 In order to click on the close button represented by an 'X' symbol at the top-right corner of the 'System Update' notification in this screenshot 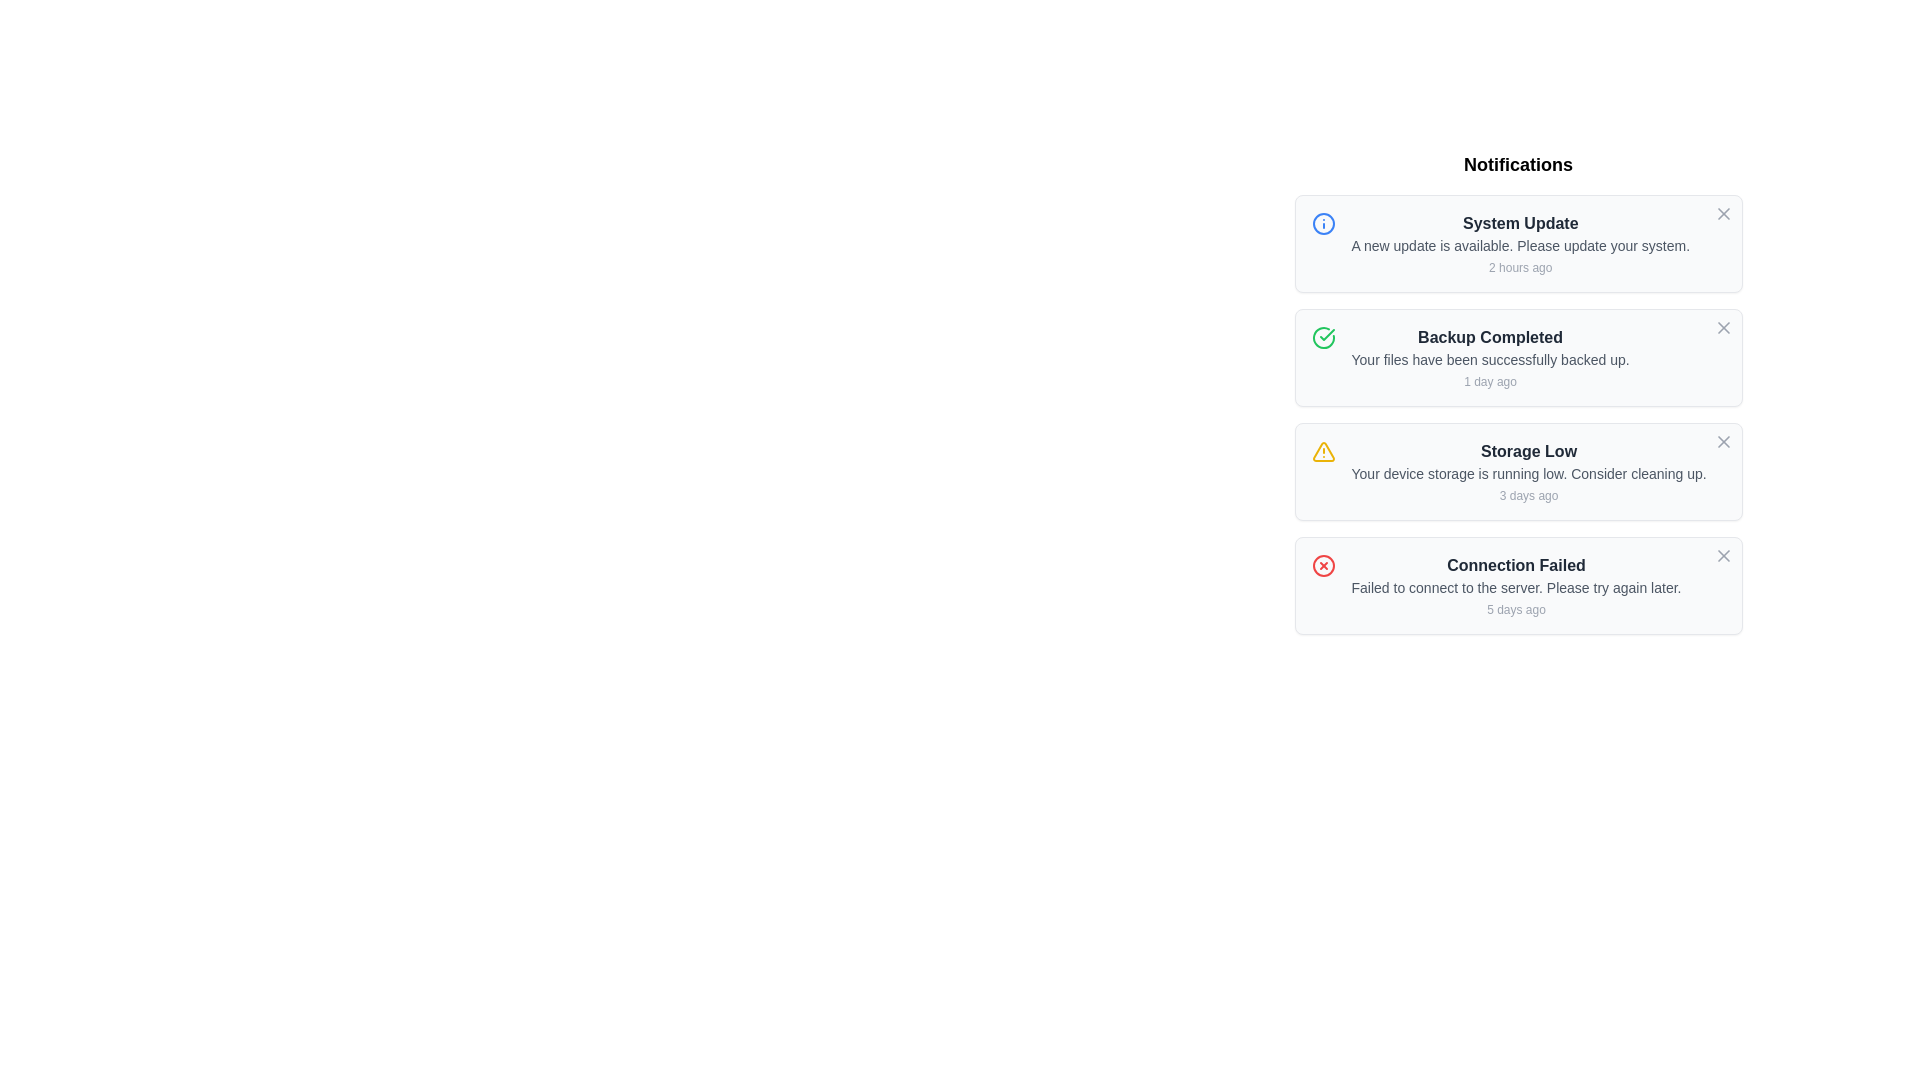, I will do `click(1722, 213)`.